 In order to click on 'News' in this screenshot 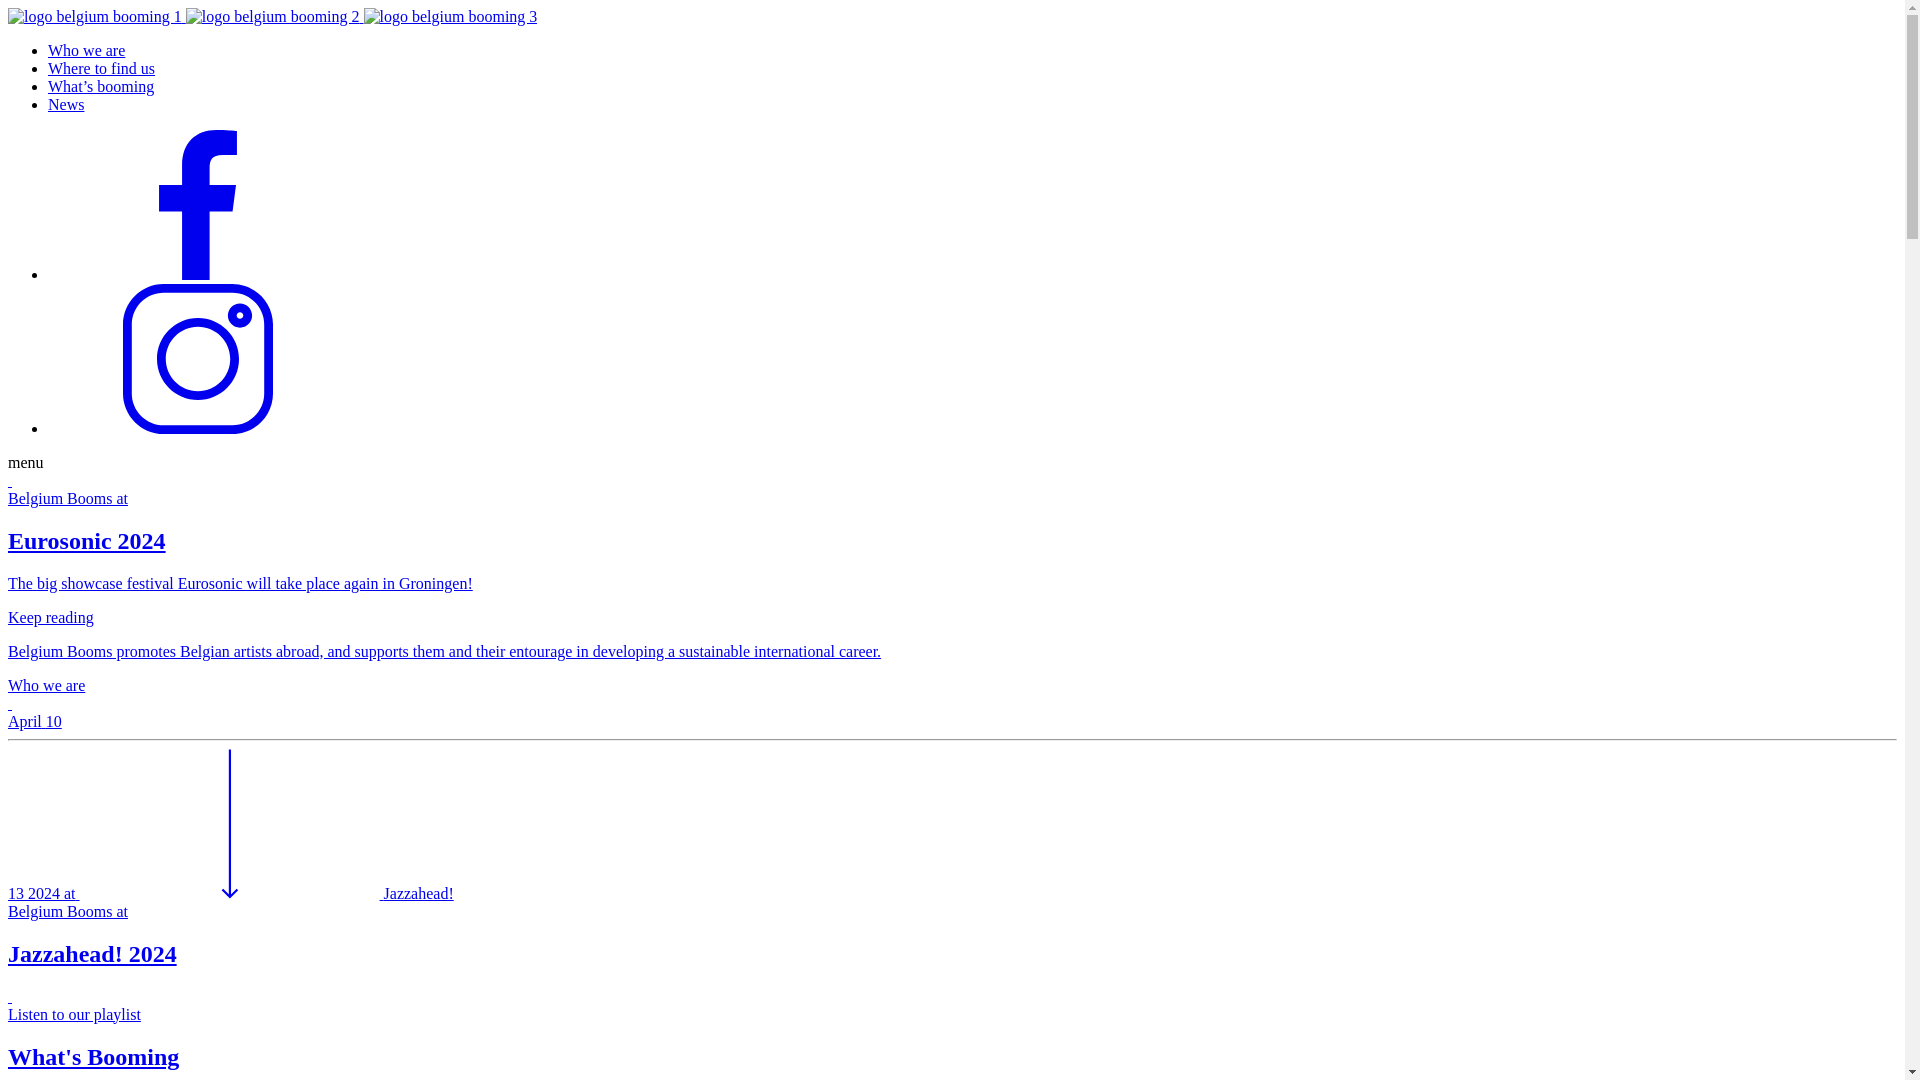, I will do `click(66, 104)`.